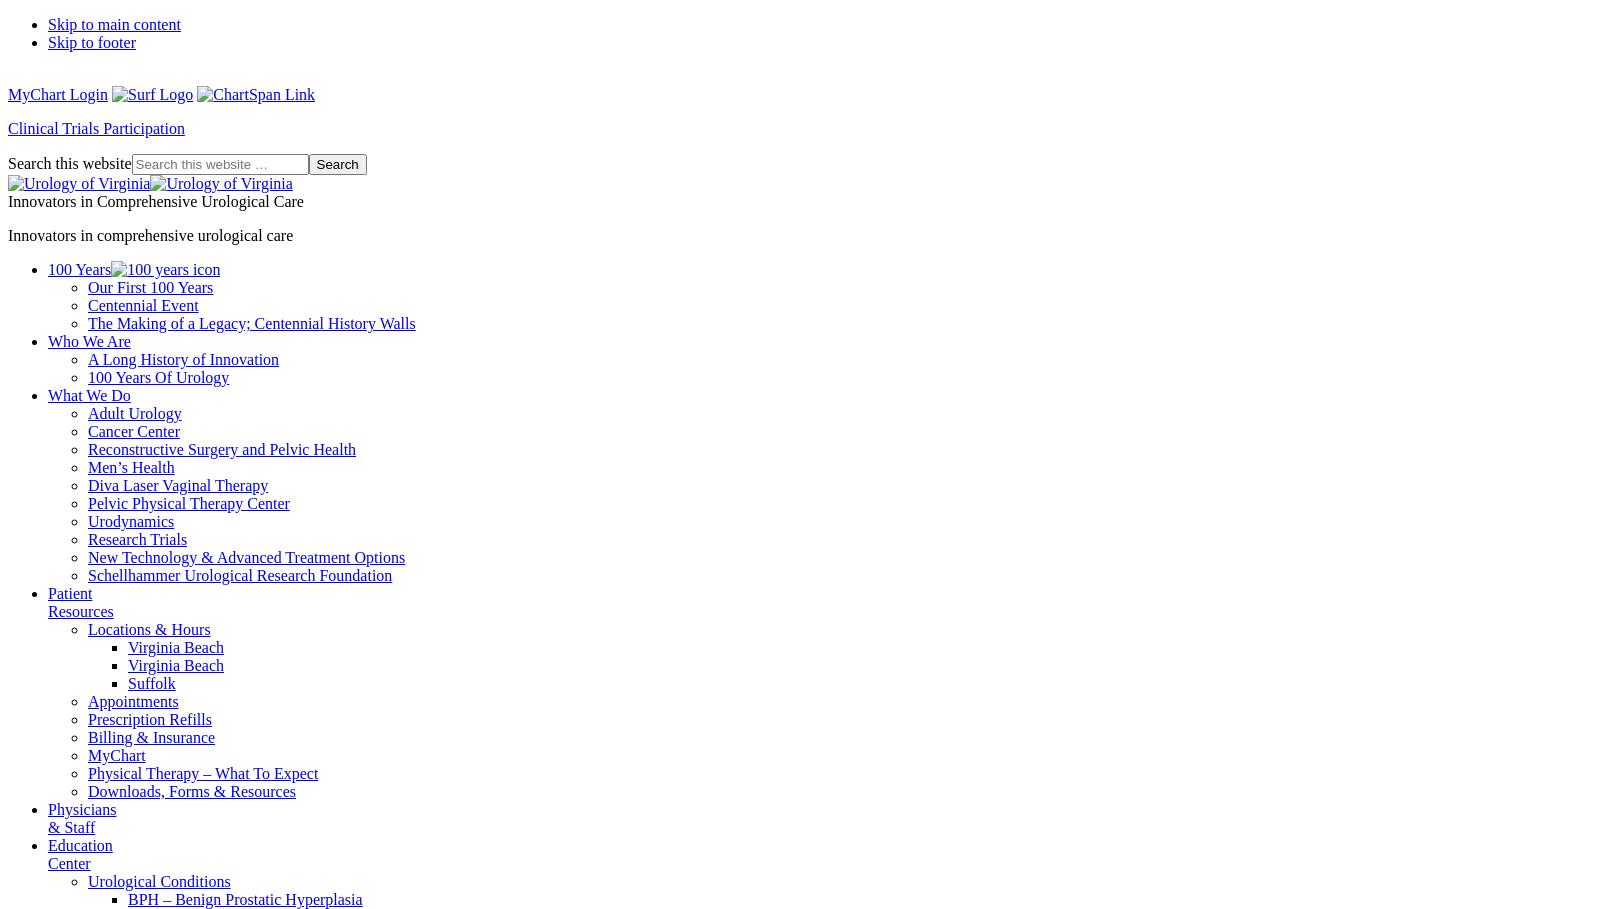 The width and height of the screenshot is (1600, 909). I want to click on 'Research Trials', so click(136, 539).